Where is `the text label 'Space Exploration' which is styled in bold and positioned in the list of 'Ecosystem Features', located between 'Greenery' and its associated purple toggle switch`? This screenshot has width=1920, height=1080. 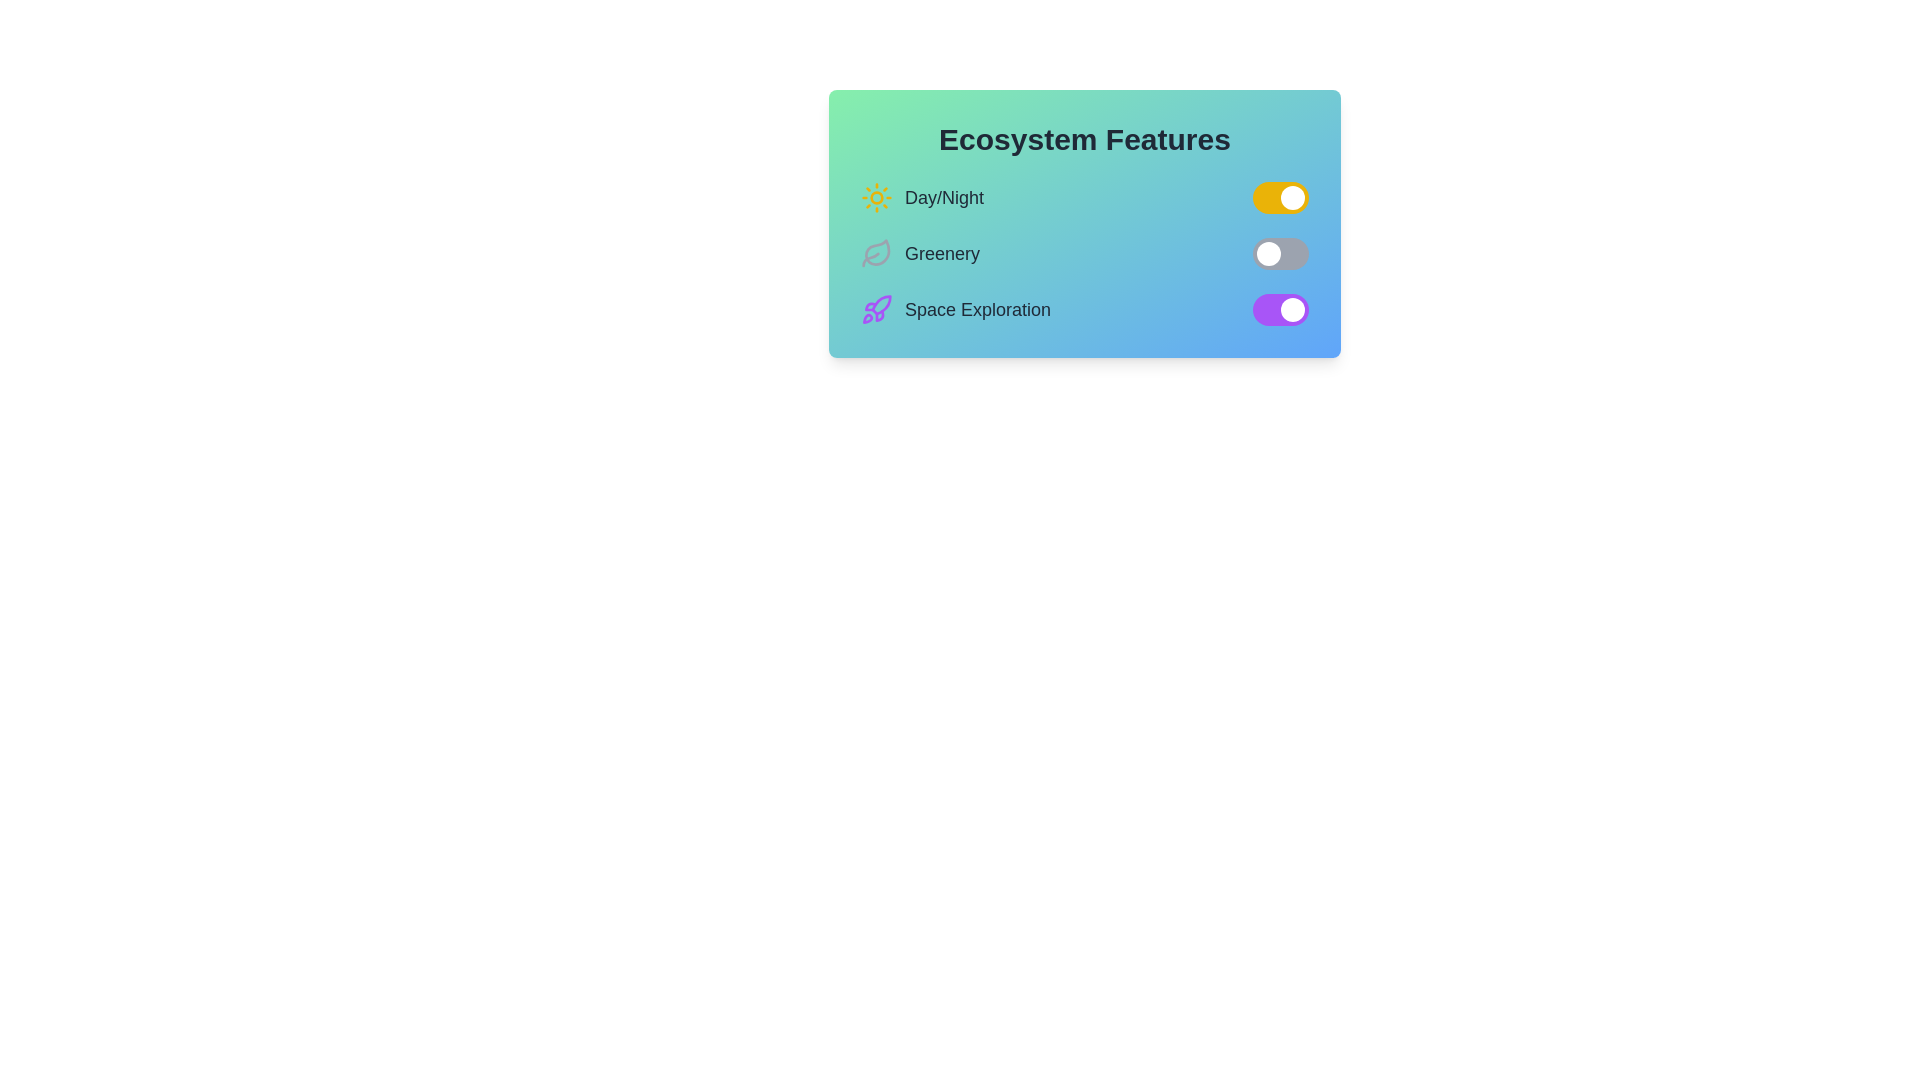
the text label 'Space Exploration' which is styled in bold and positioned in the list of 'Ecosystem Features', located between 'Greenery' and its associated purple toggle switch is located at coordinates (978, 309).